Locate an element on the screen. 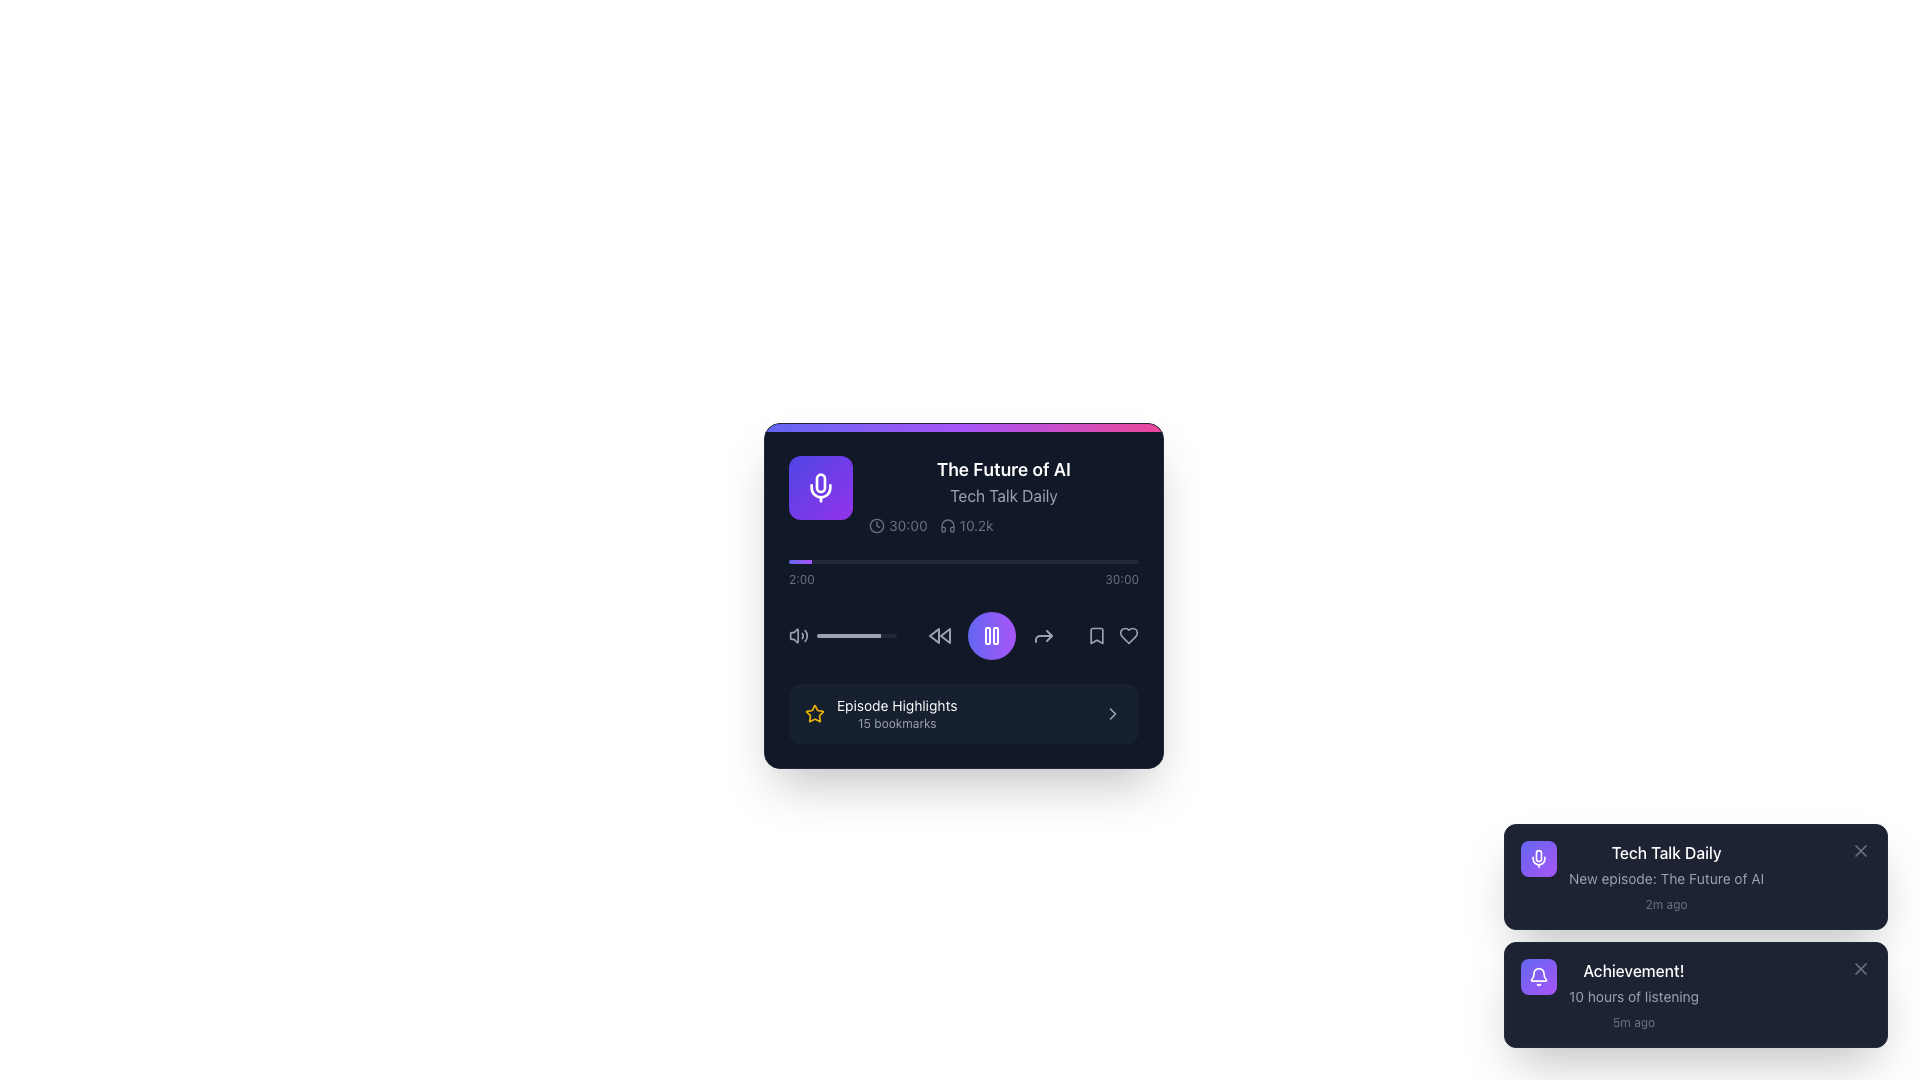 The width and height of the screenshot is (1920, 1080). the progress bar is located at coordinates (840, 636).